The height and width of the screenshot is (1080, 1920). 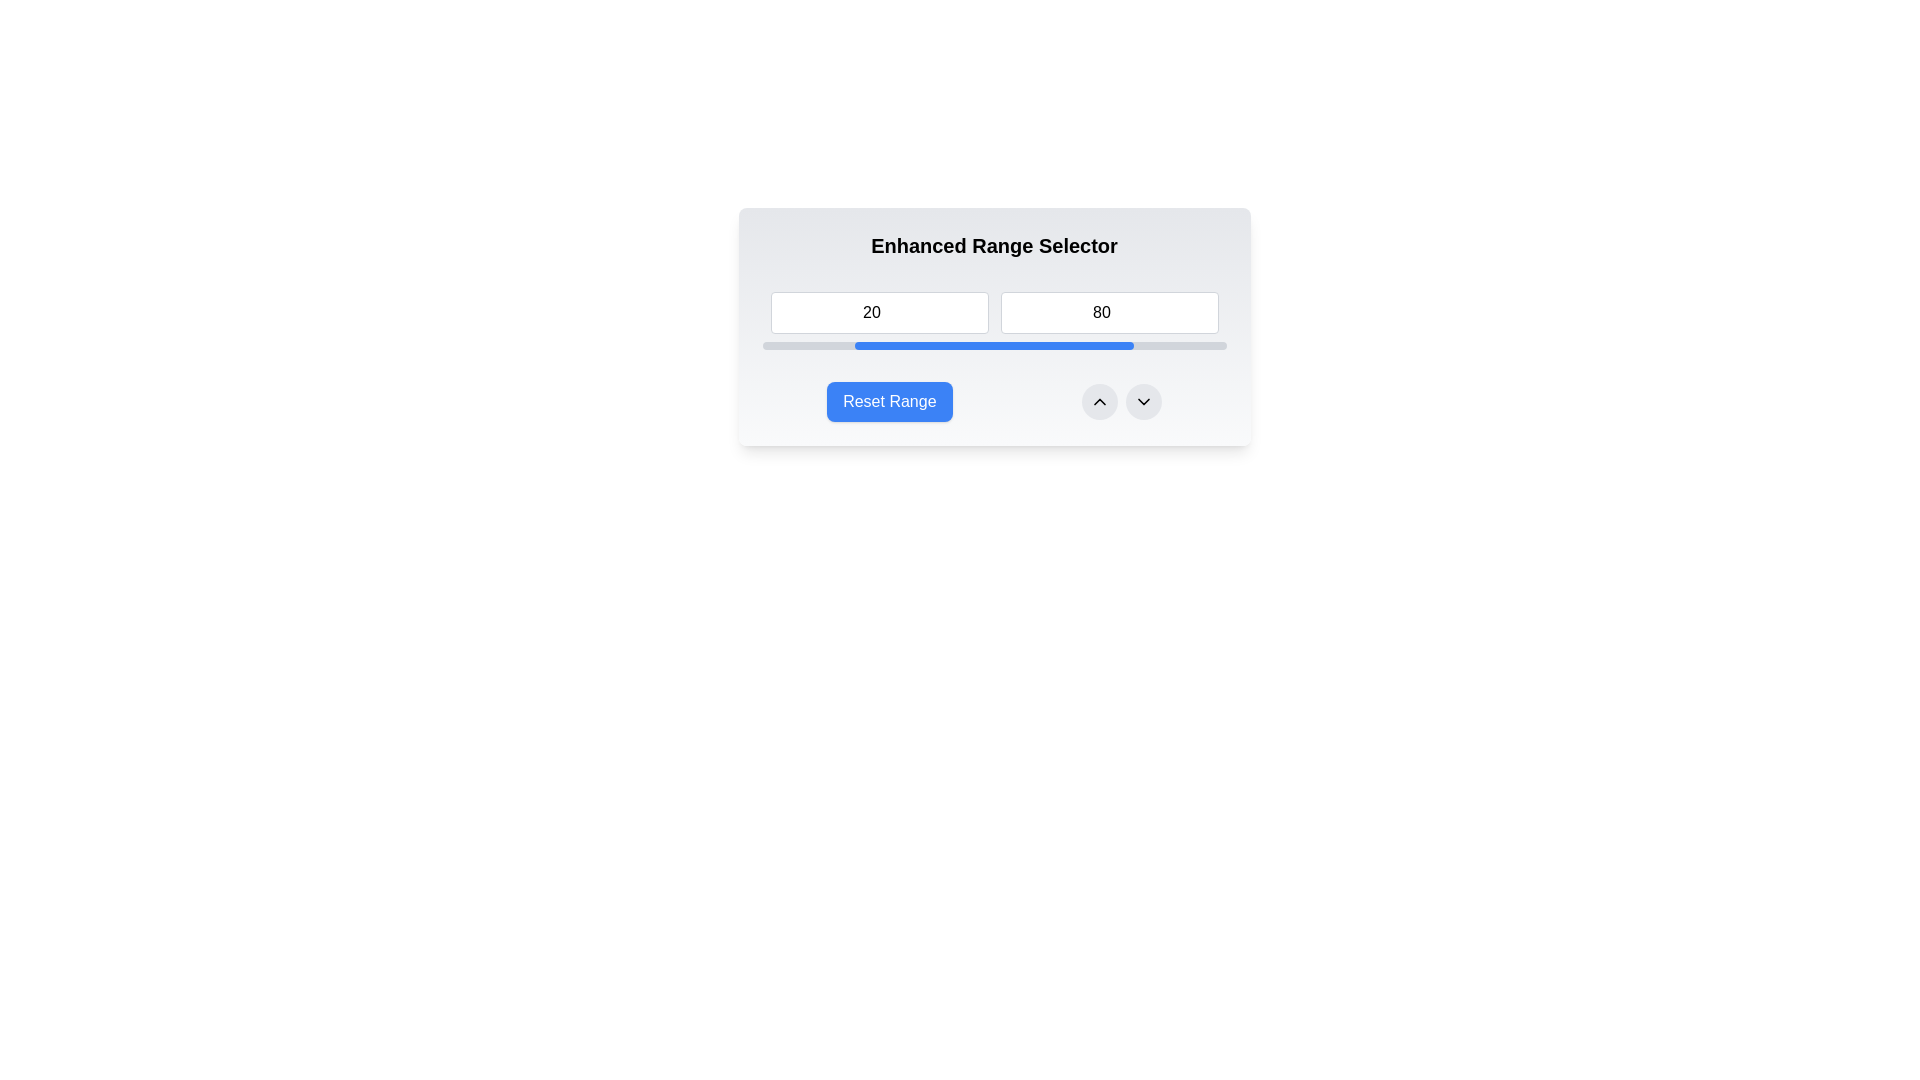 What do you see at coordinates (879, 312) in the screenshot?
I see `the first numeric input box located at the top center of the interface` at bounding box center [879, 312].